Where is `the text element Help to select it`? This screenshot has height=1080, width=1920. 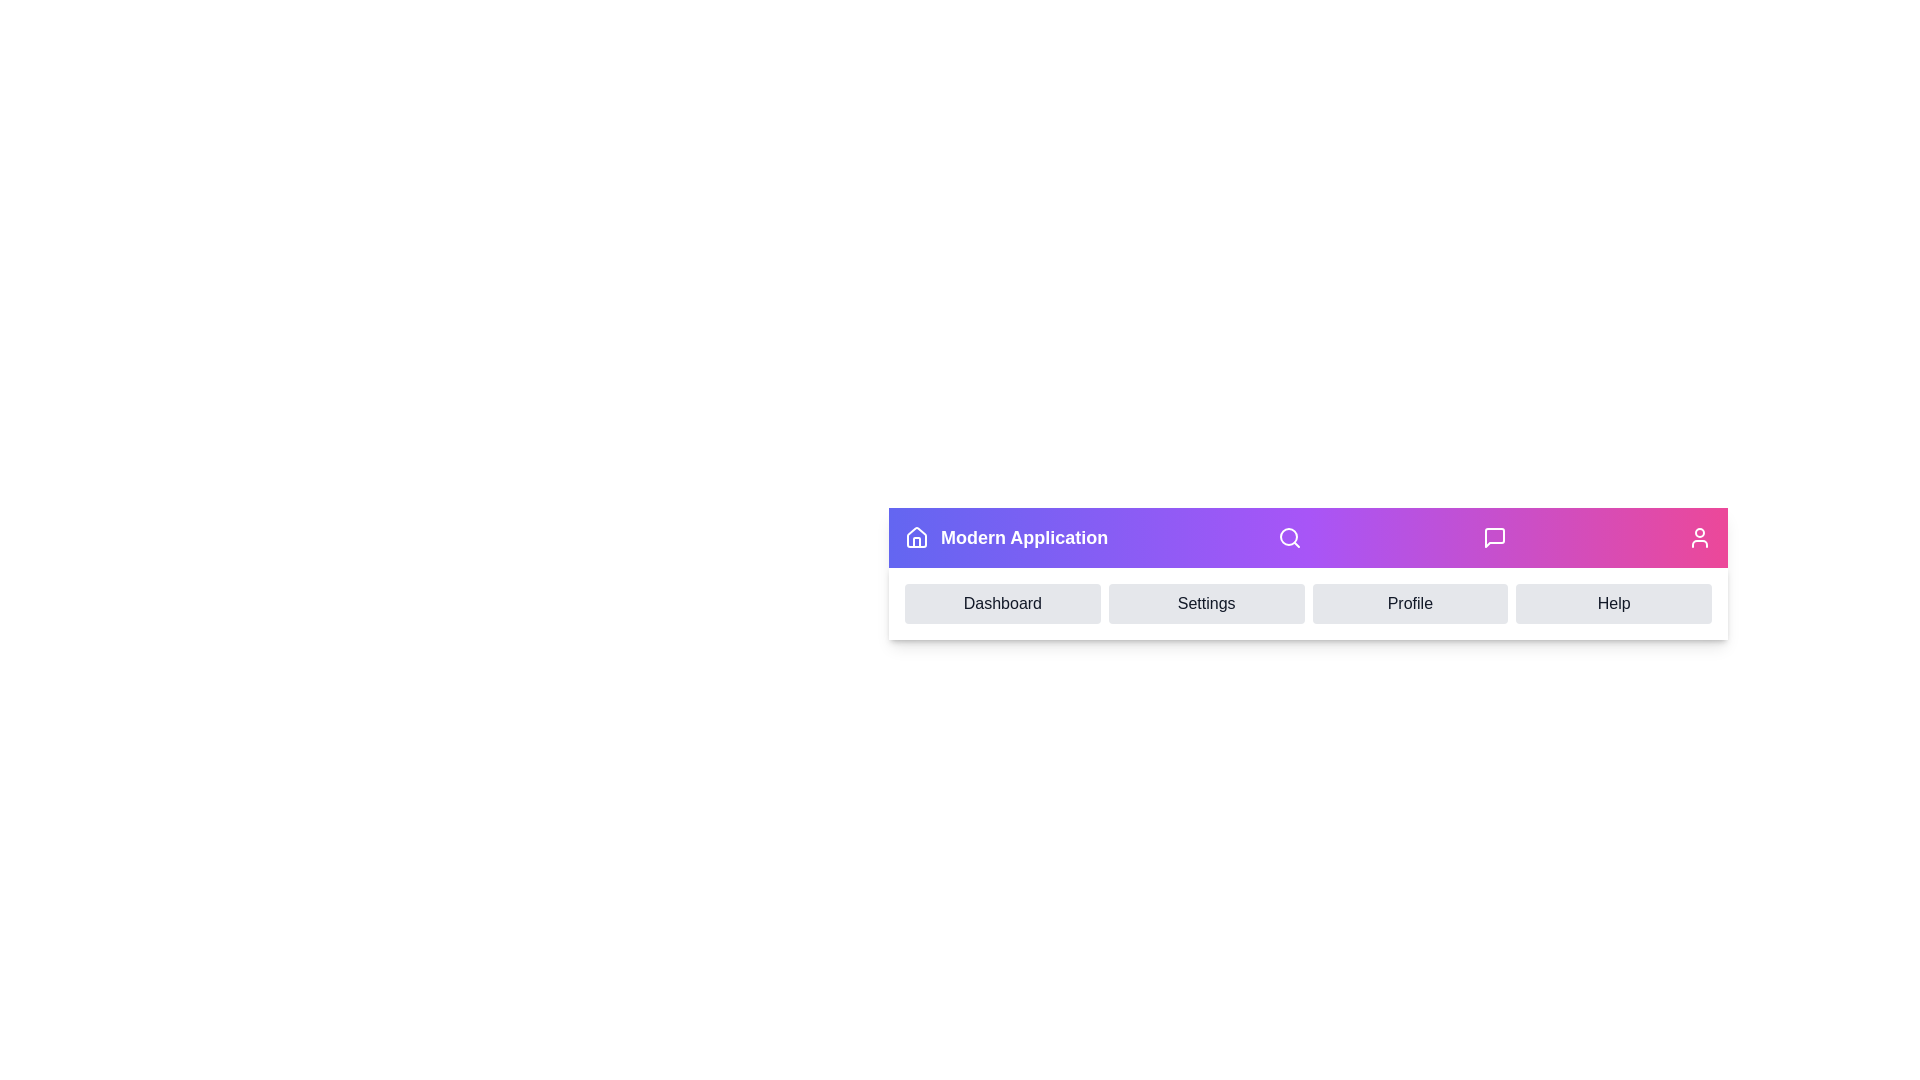
the text element Help to select it is located at coordinates (1614, 603).